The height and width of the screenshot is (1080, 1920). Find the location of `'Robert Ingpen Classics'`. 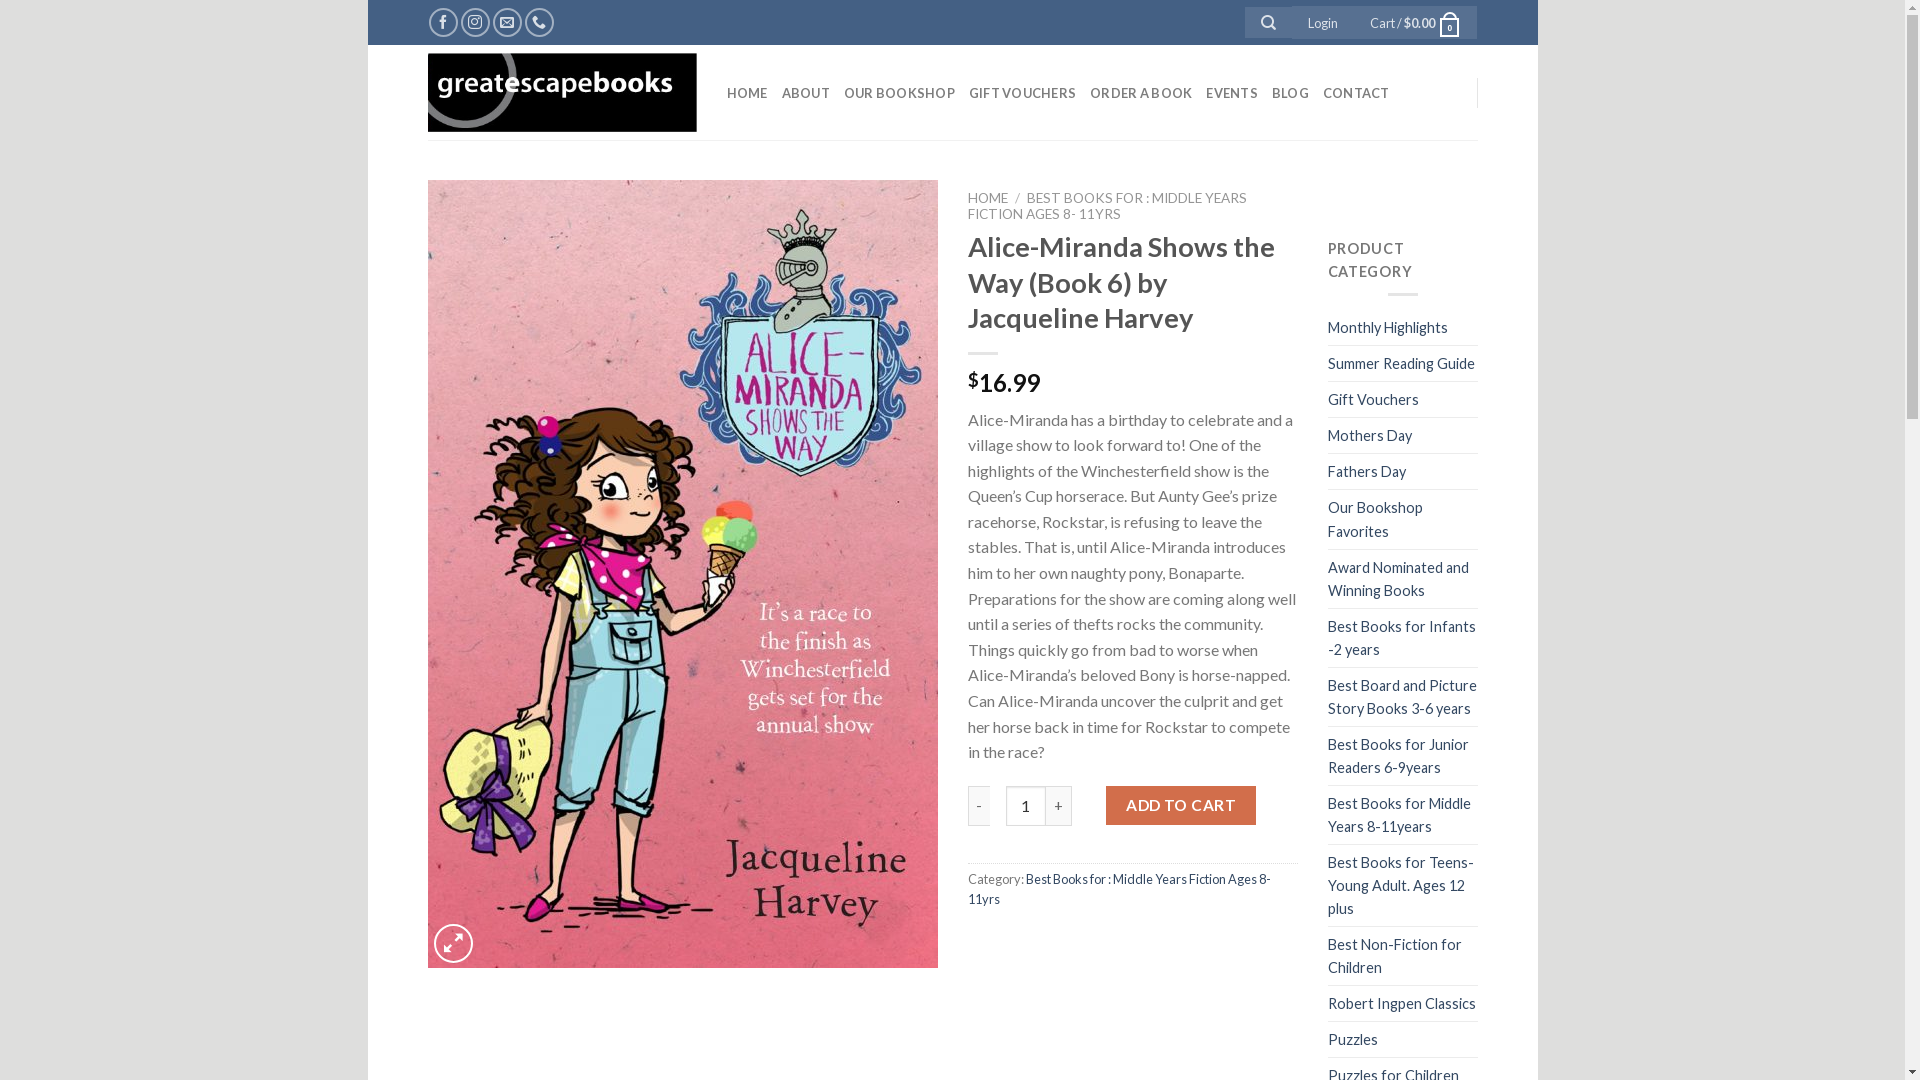

'Robert Ingpen Classics' is located at coordinates (1400, 1003).